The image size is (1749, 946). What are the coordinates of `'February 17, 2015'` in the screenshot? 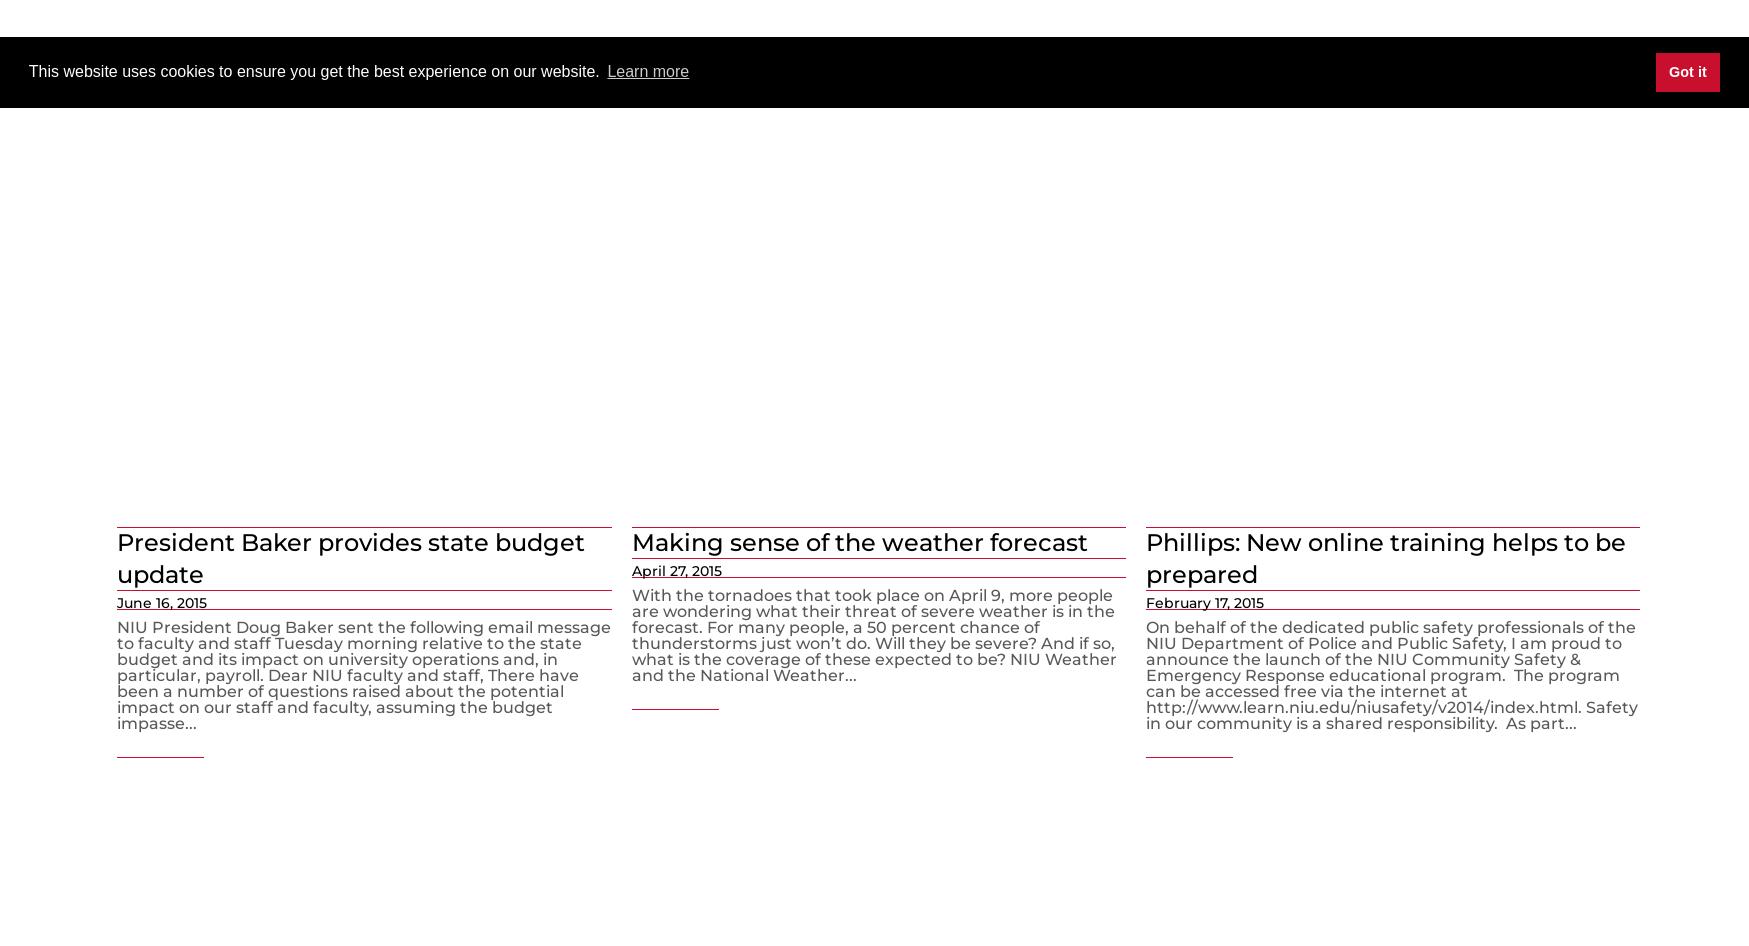 It's located at (1204, 601).